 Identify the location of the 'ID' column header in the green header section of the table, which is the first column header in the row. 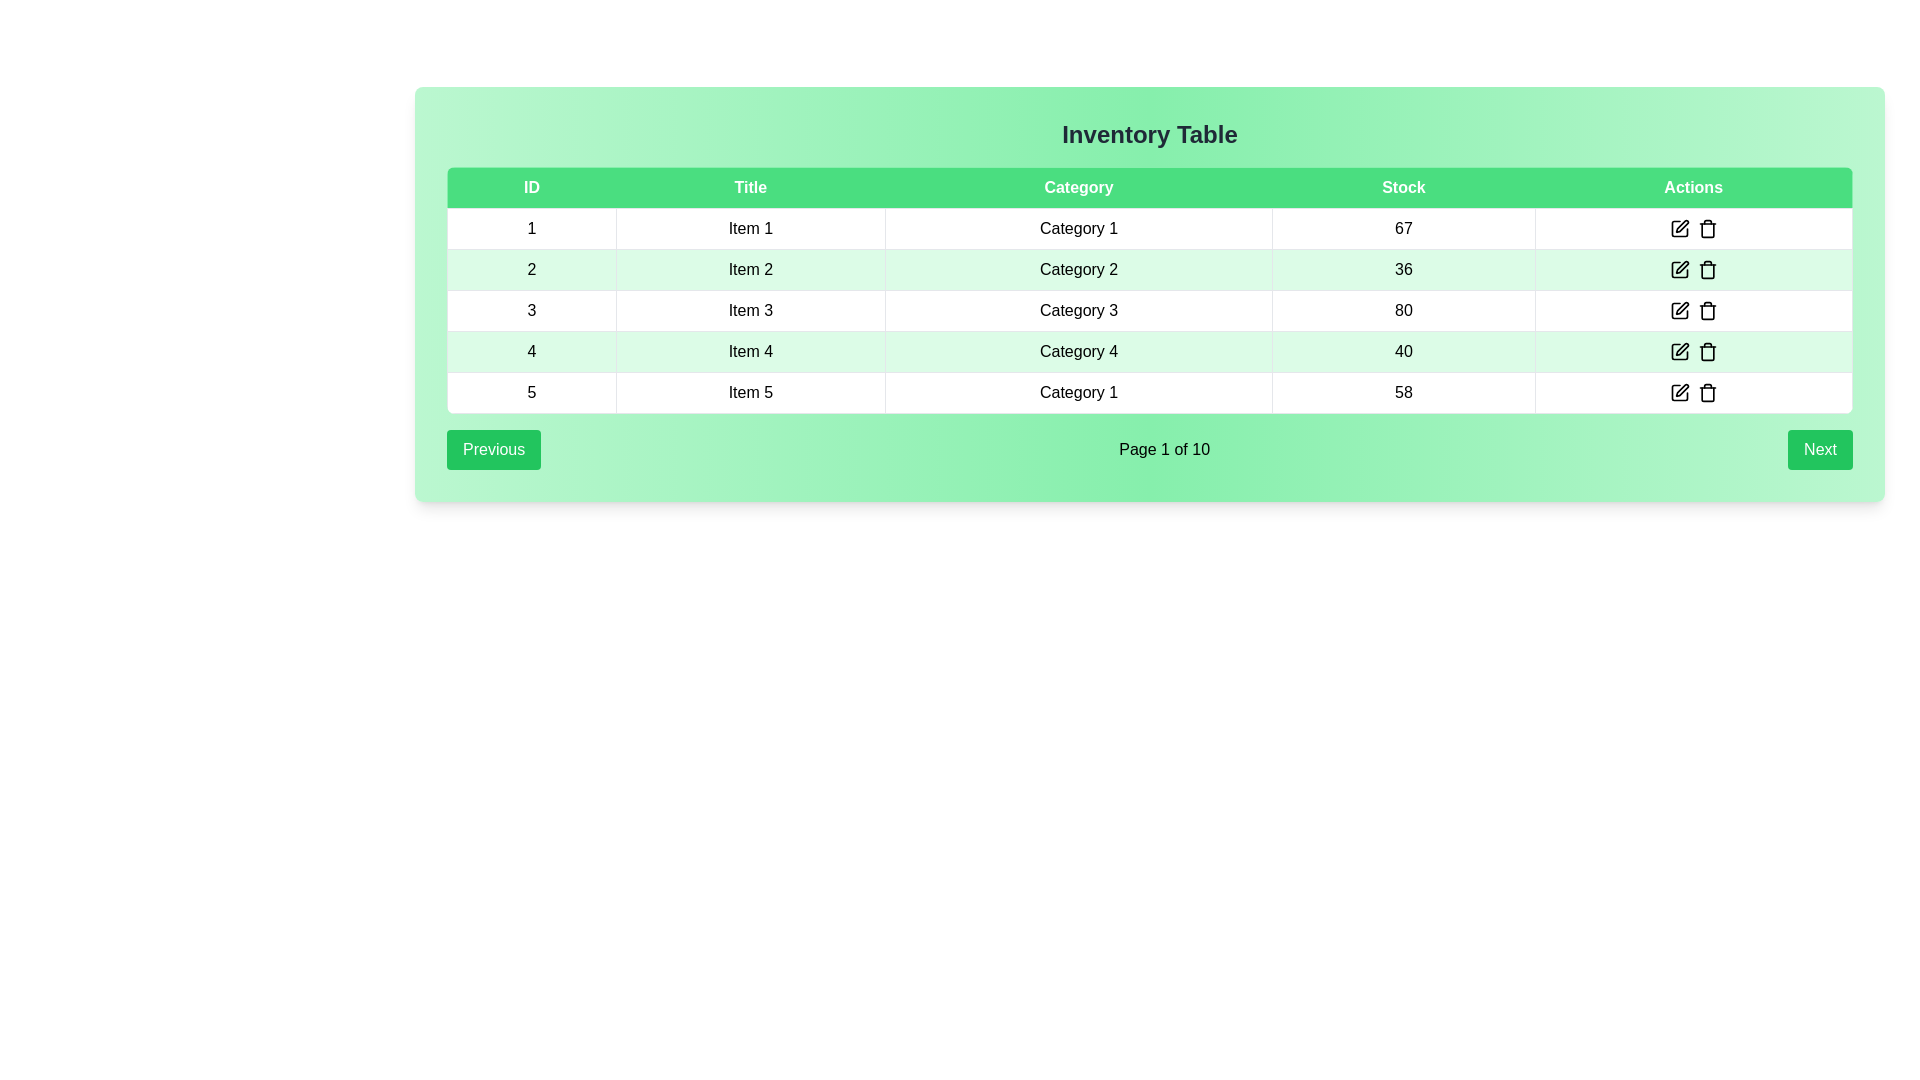
(531, 188).